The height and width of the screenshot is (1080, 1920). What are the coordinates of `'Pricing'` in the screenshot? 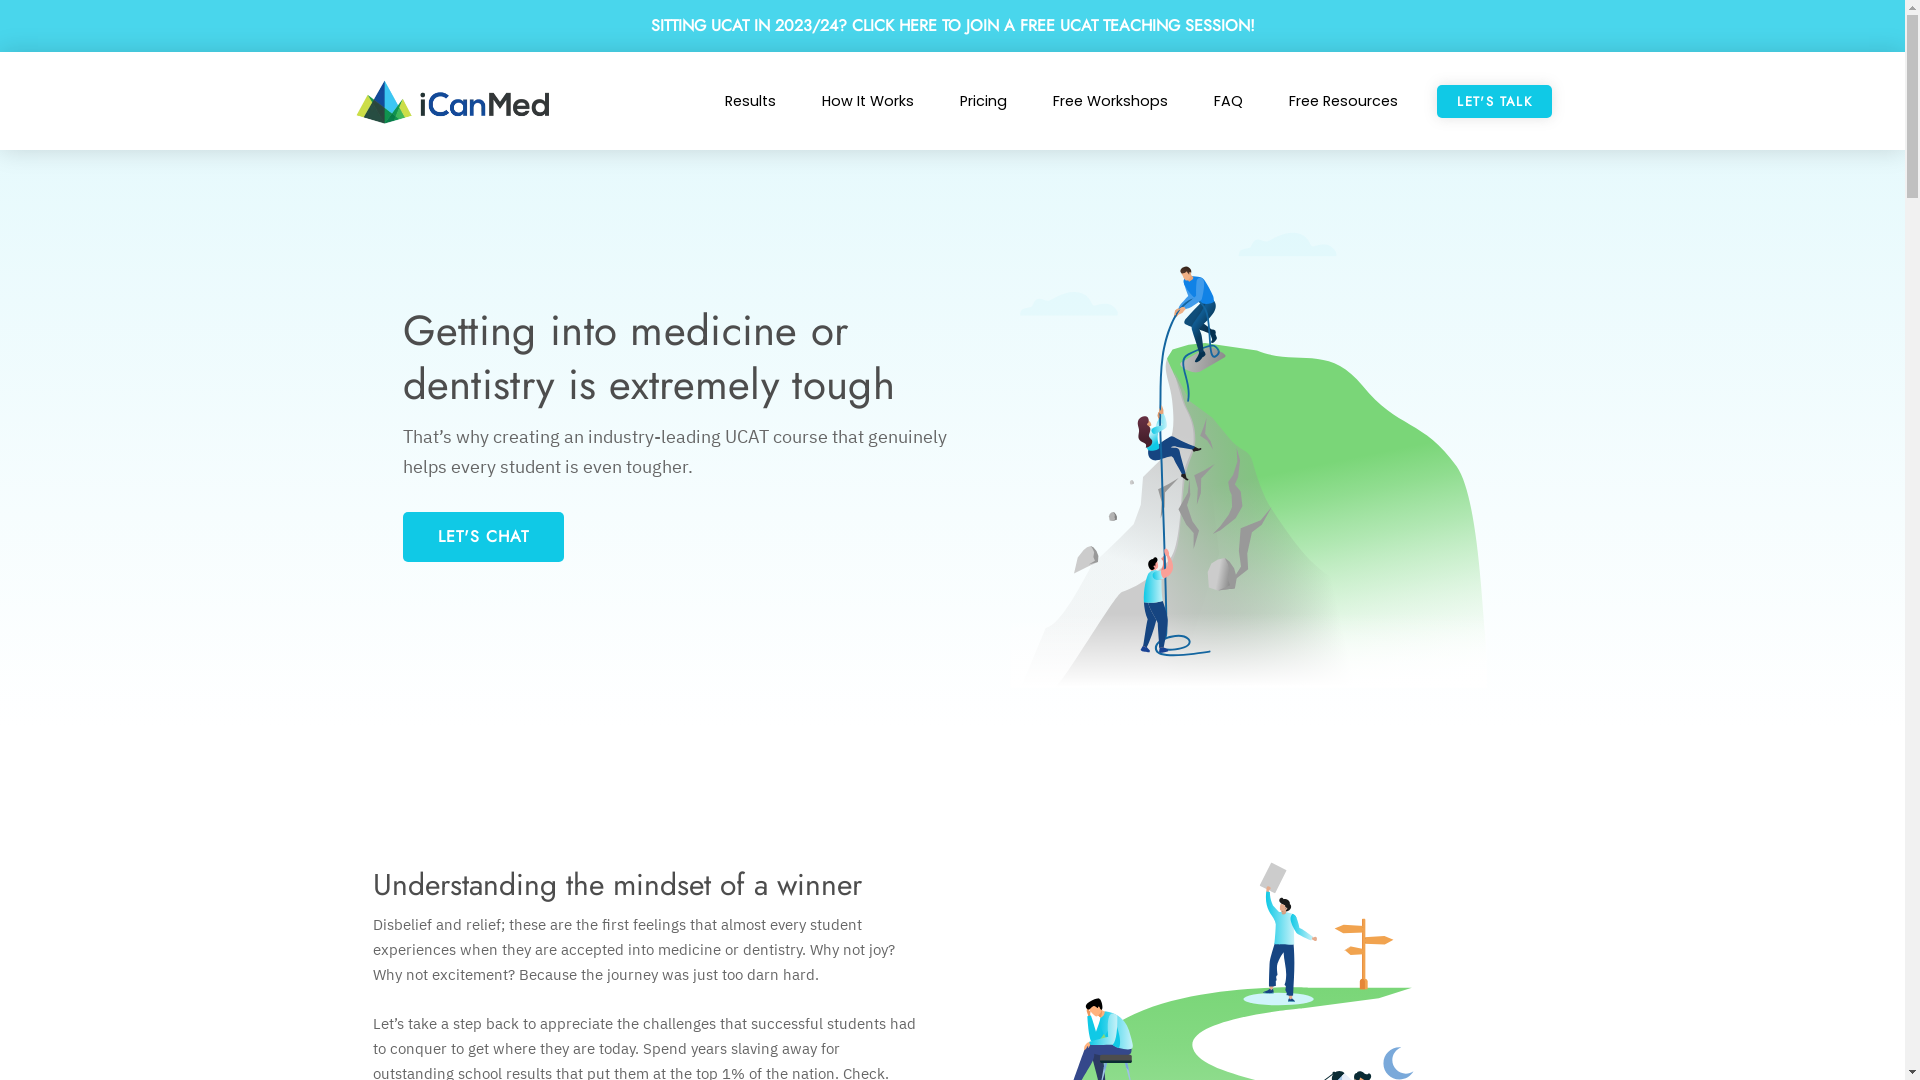 It's located at (983, 100).